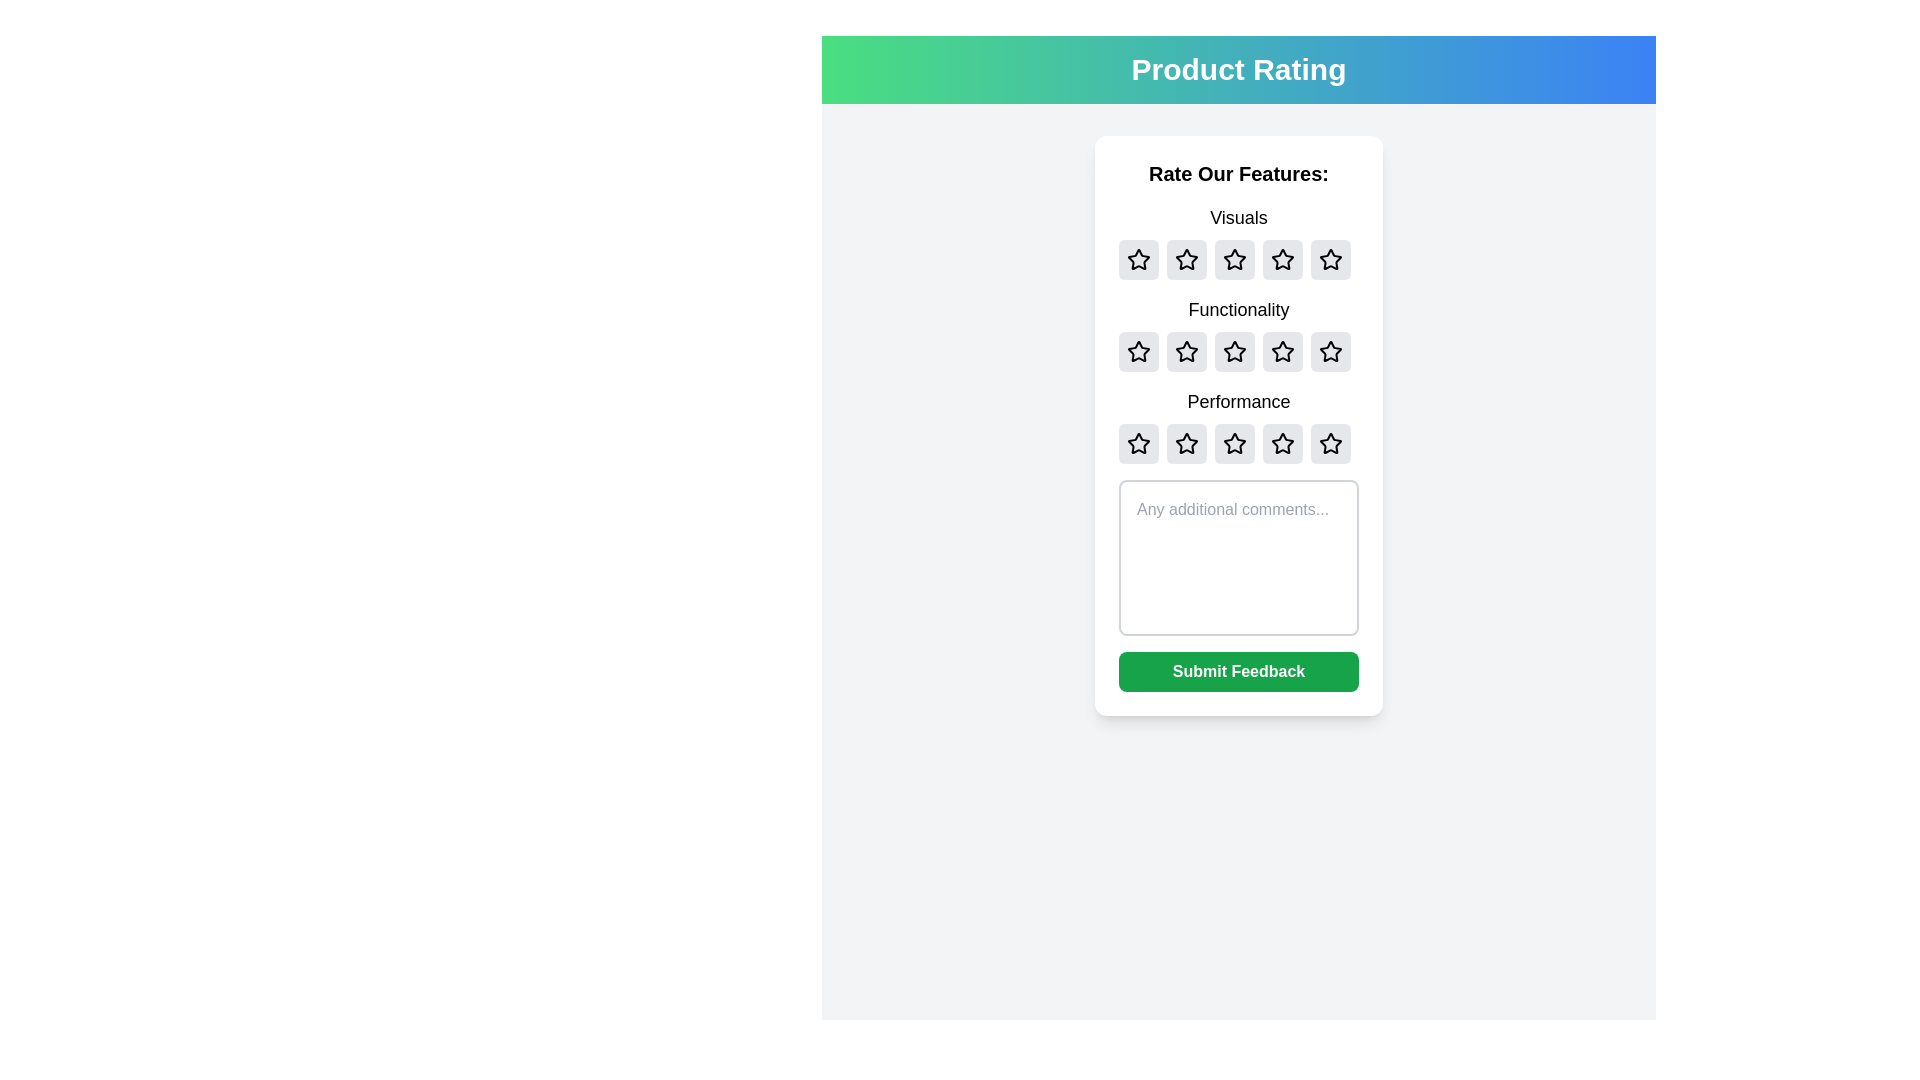 The image size is (1920, 1080). Describe the element at coordinates (1330, 350) in the screenshot. I see `the fourth star in the 'Functionality' row of the rating section` at that location.